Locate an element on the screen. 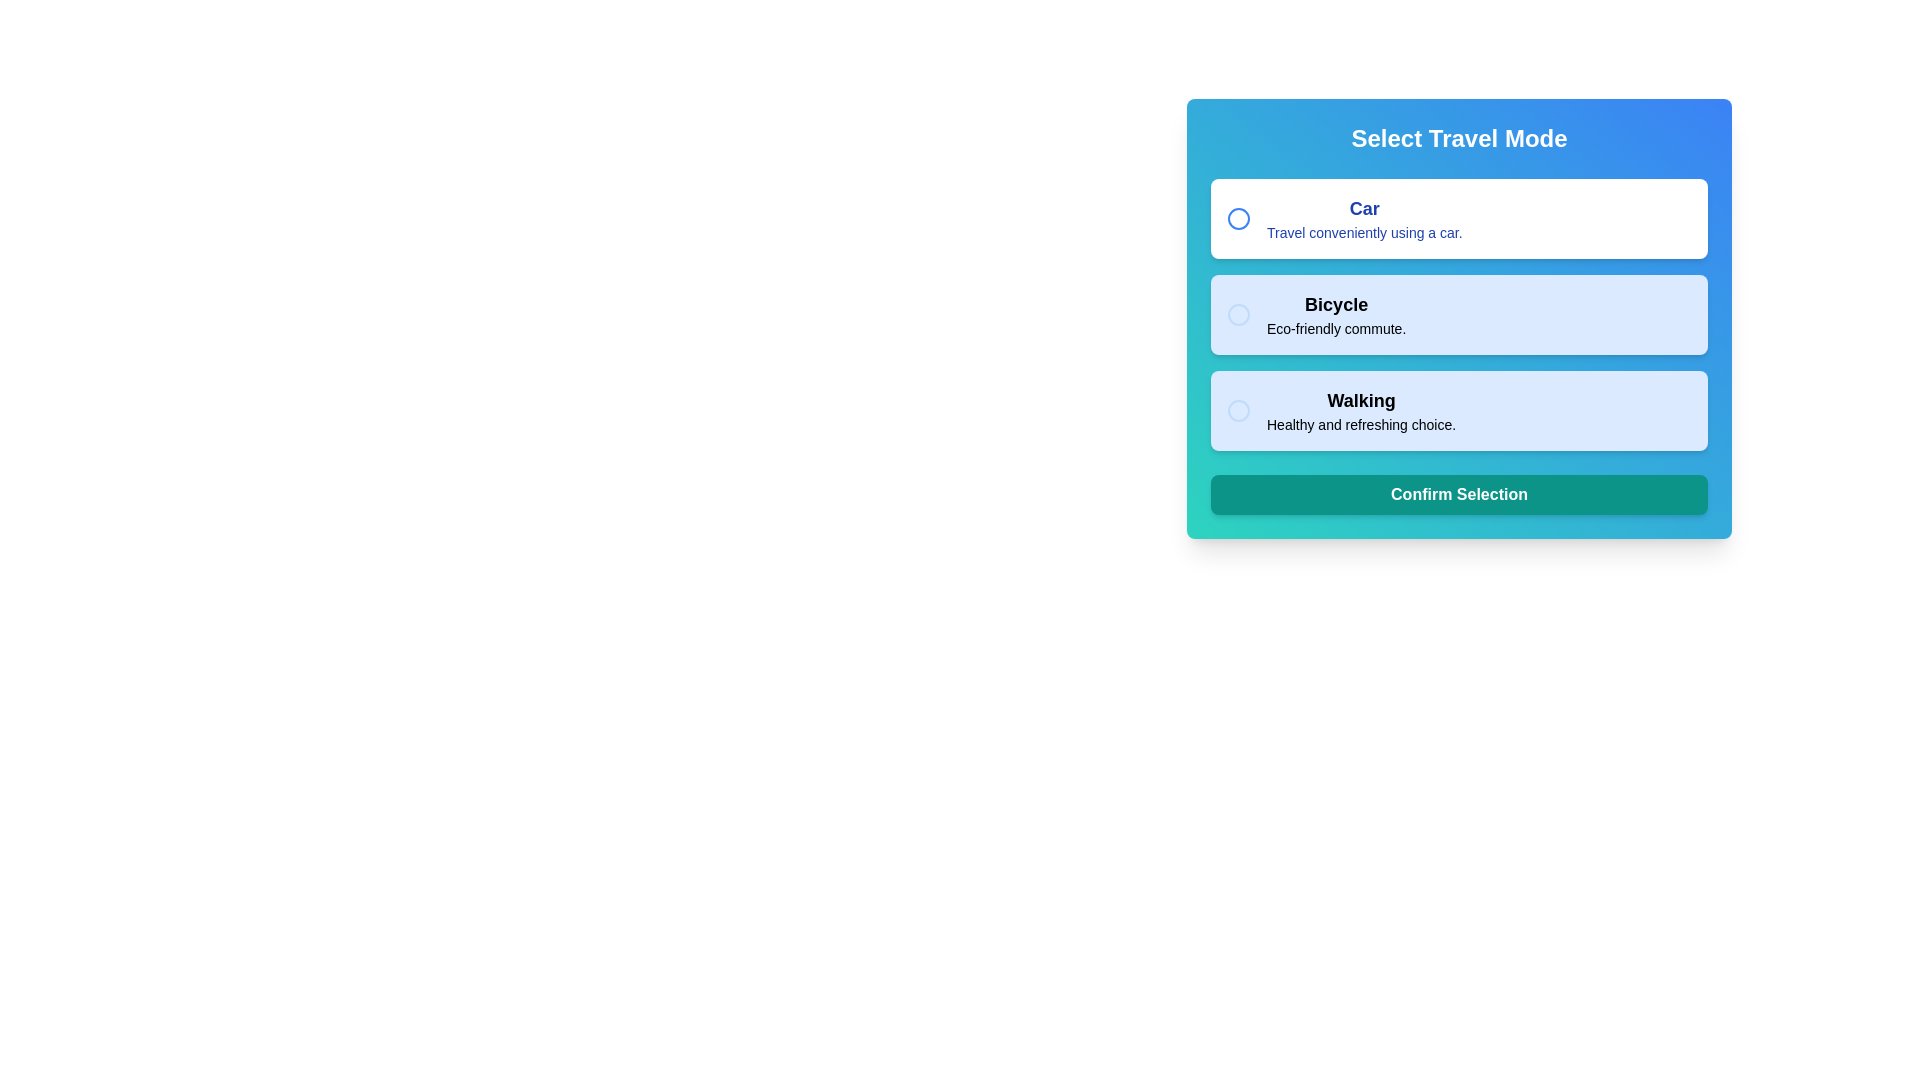 The image size is (1920, 1080). the text element displaying 'Healthy and refreshing choice.' located beneath the bold text 'Walking' in the travel modes selection interface is located at coordinates (1360, 423).